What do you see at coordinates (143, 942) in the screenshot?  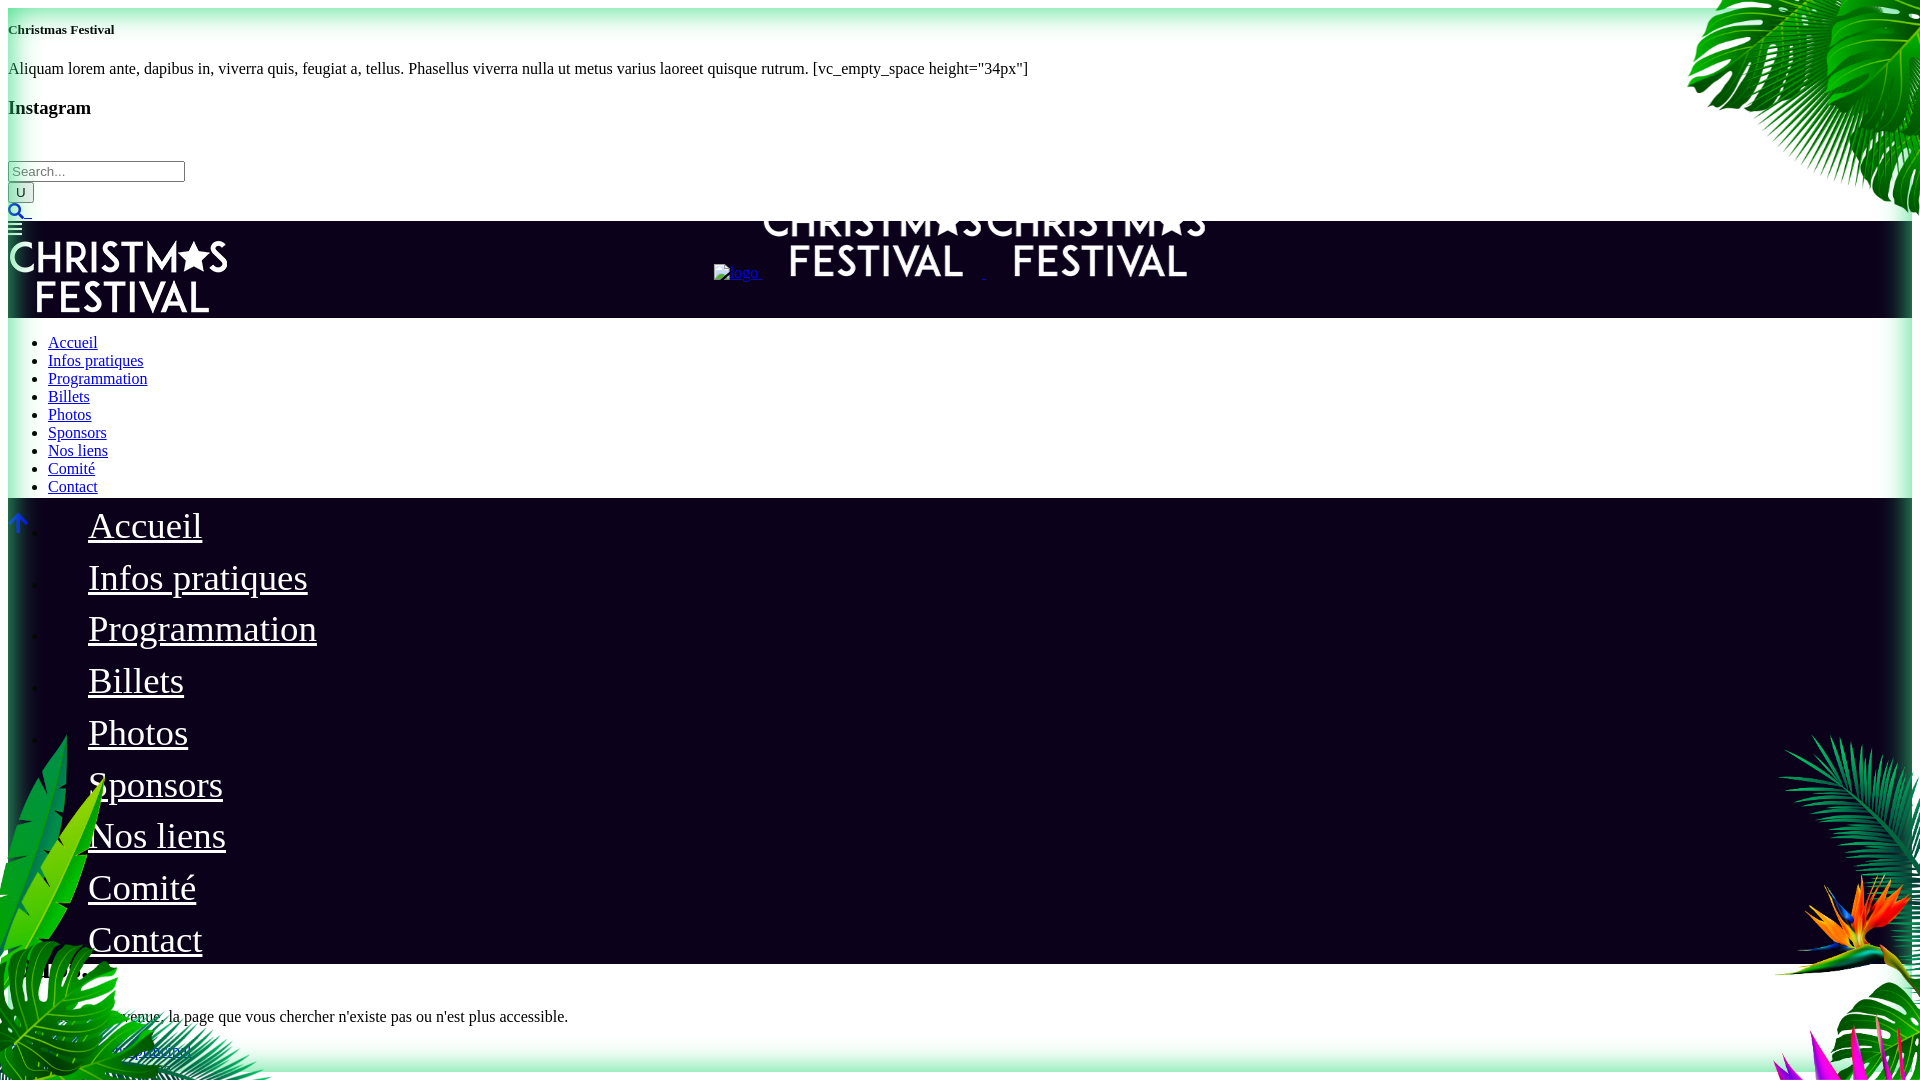 I see `'Contact'` at bounding box center [143, 942].